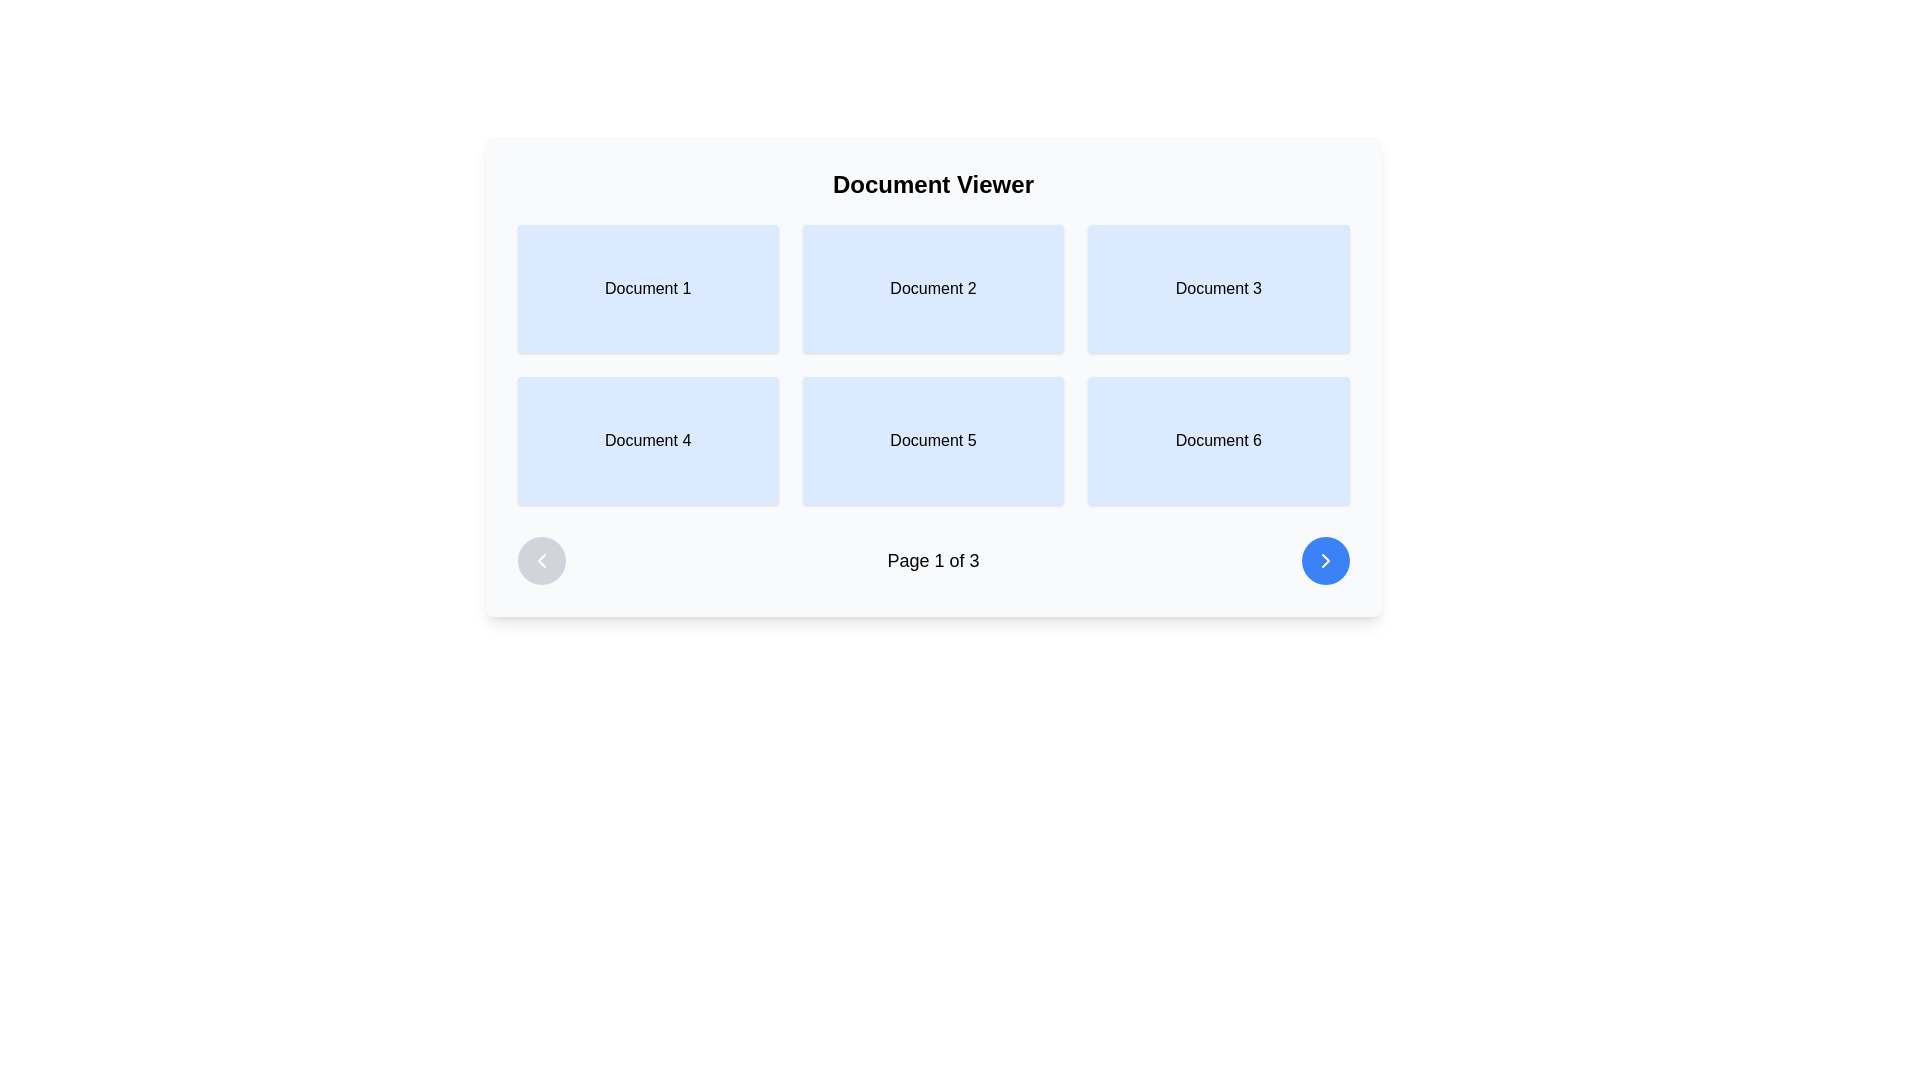  Describe the element at coordinates (1217, 289) in the screenshot. I see `the selectable button for 'Document 3' located in the top-right position of the grid` at that location.